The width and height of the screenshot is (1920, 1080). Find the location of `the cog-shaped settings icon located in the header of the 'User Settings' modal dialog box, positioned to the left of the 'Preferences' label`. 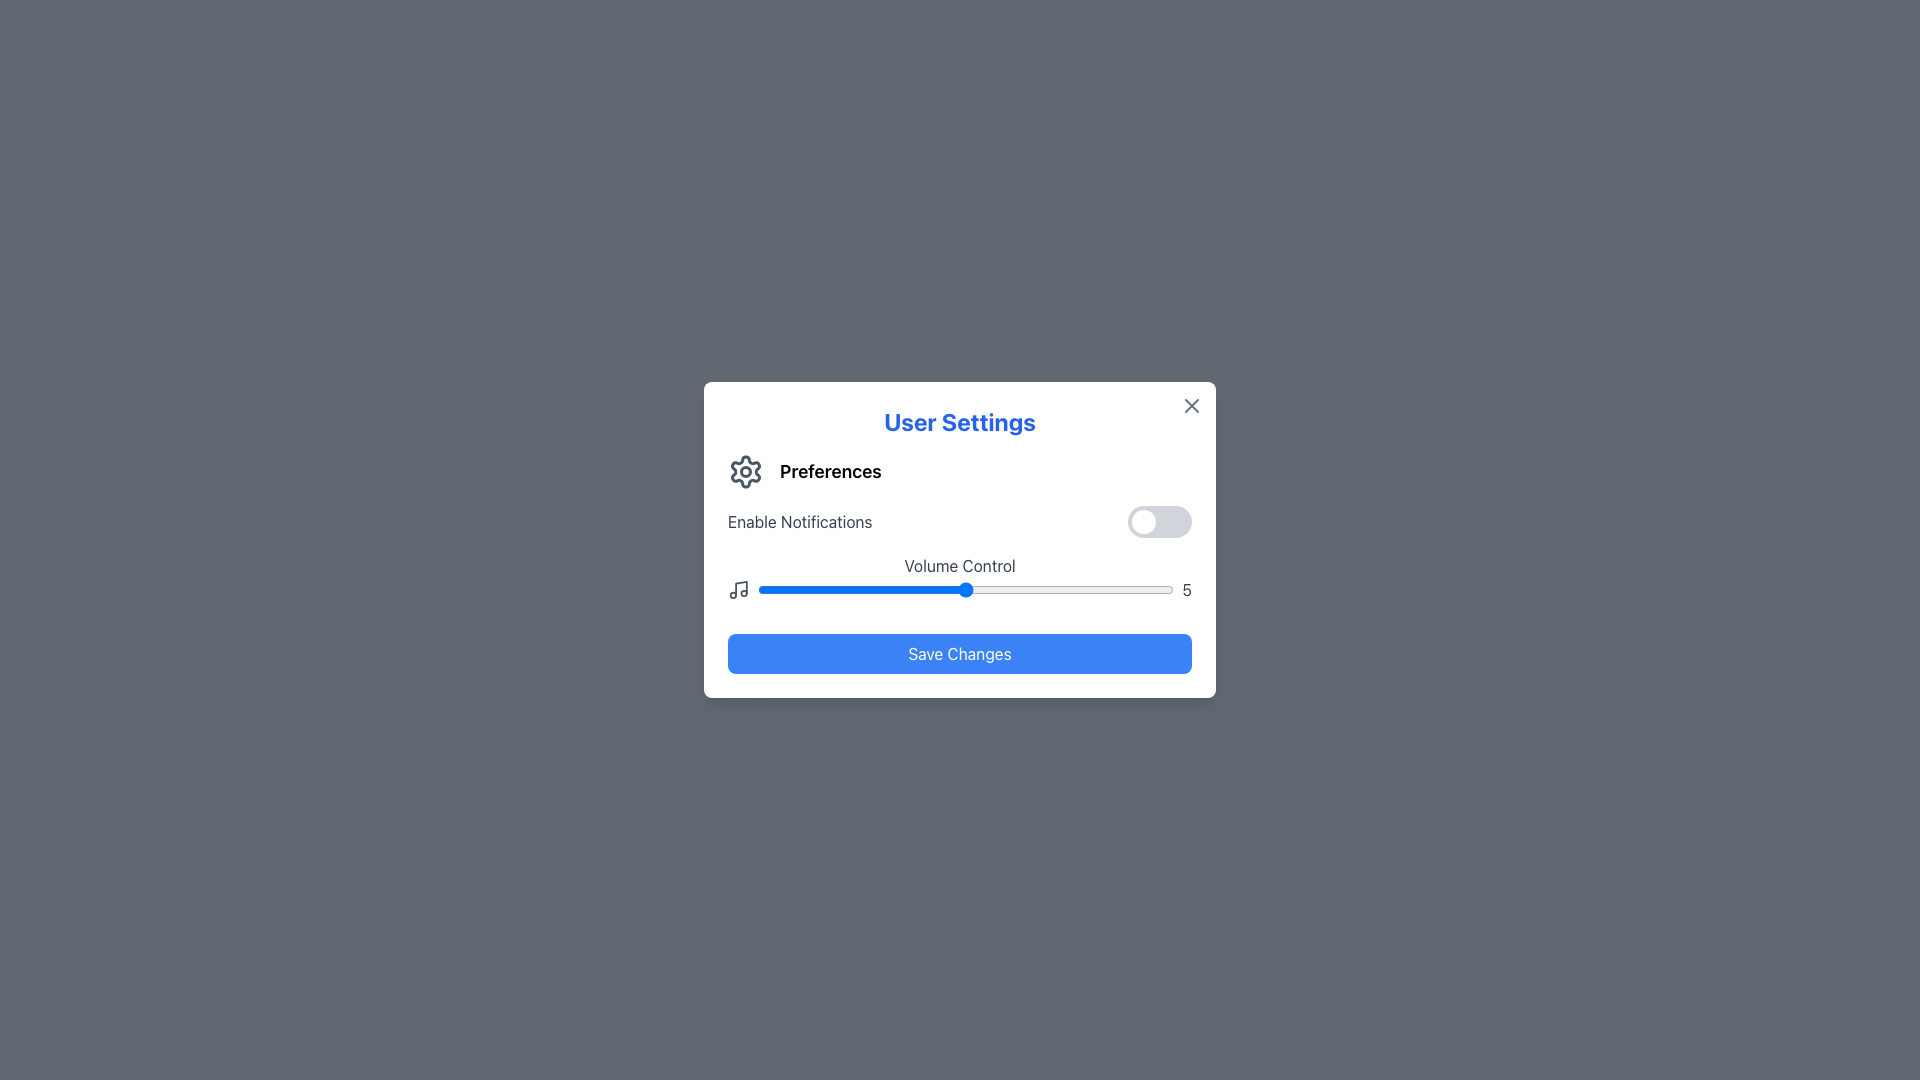

the cog-shaped settings icon located in the header of the 'User Settings' modal dialog box, positioned to the left of the 'Preferences' label is located at coordinates (744, 471).